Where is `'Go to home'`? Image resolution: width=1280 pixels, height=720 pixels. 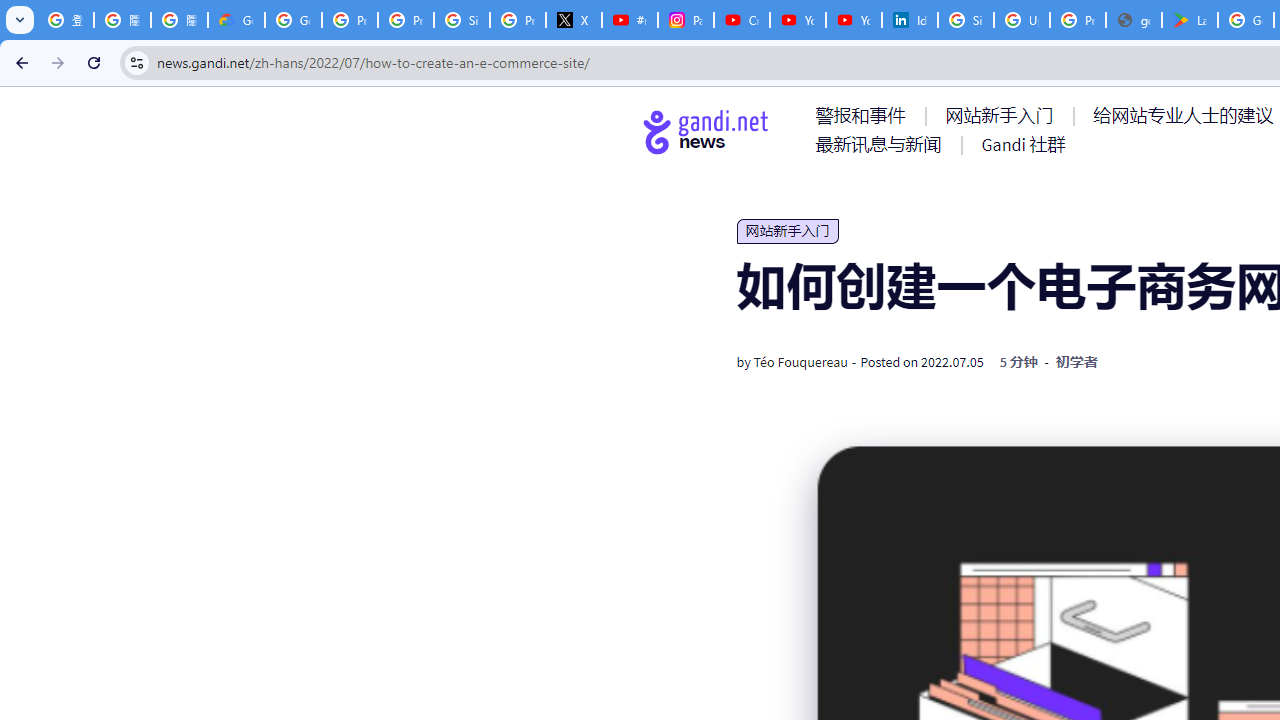 'Go to home' is located at coordinates (706, 131).